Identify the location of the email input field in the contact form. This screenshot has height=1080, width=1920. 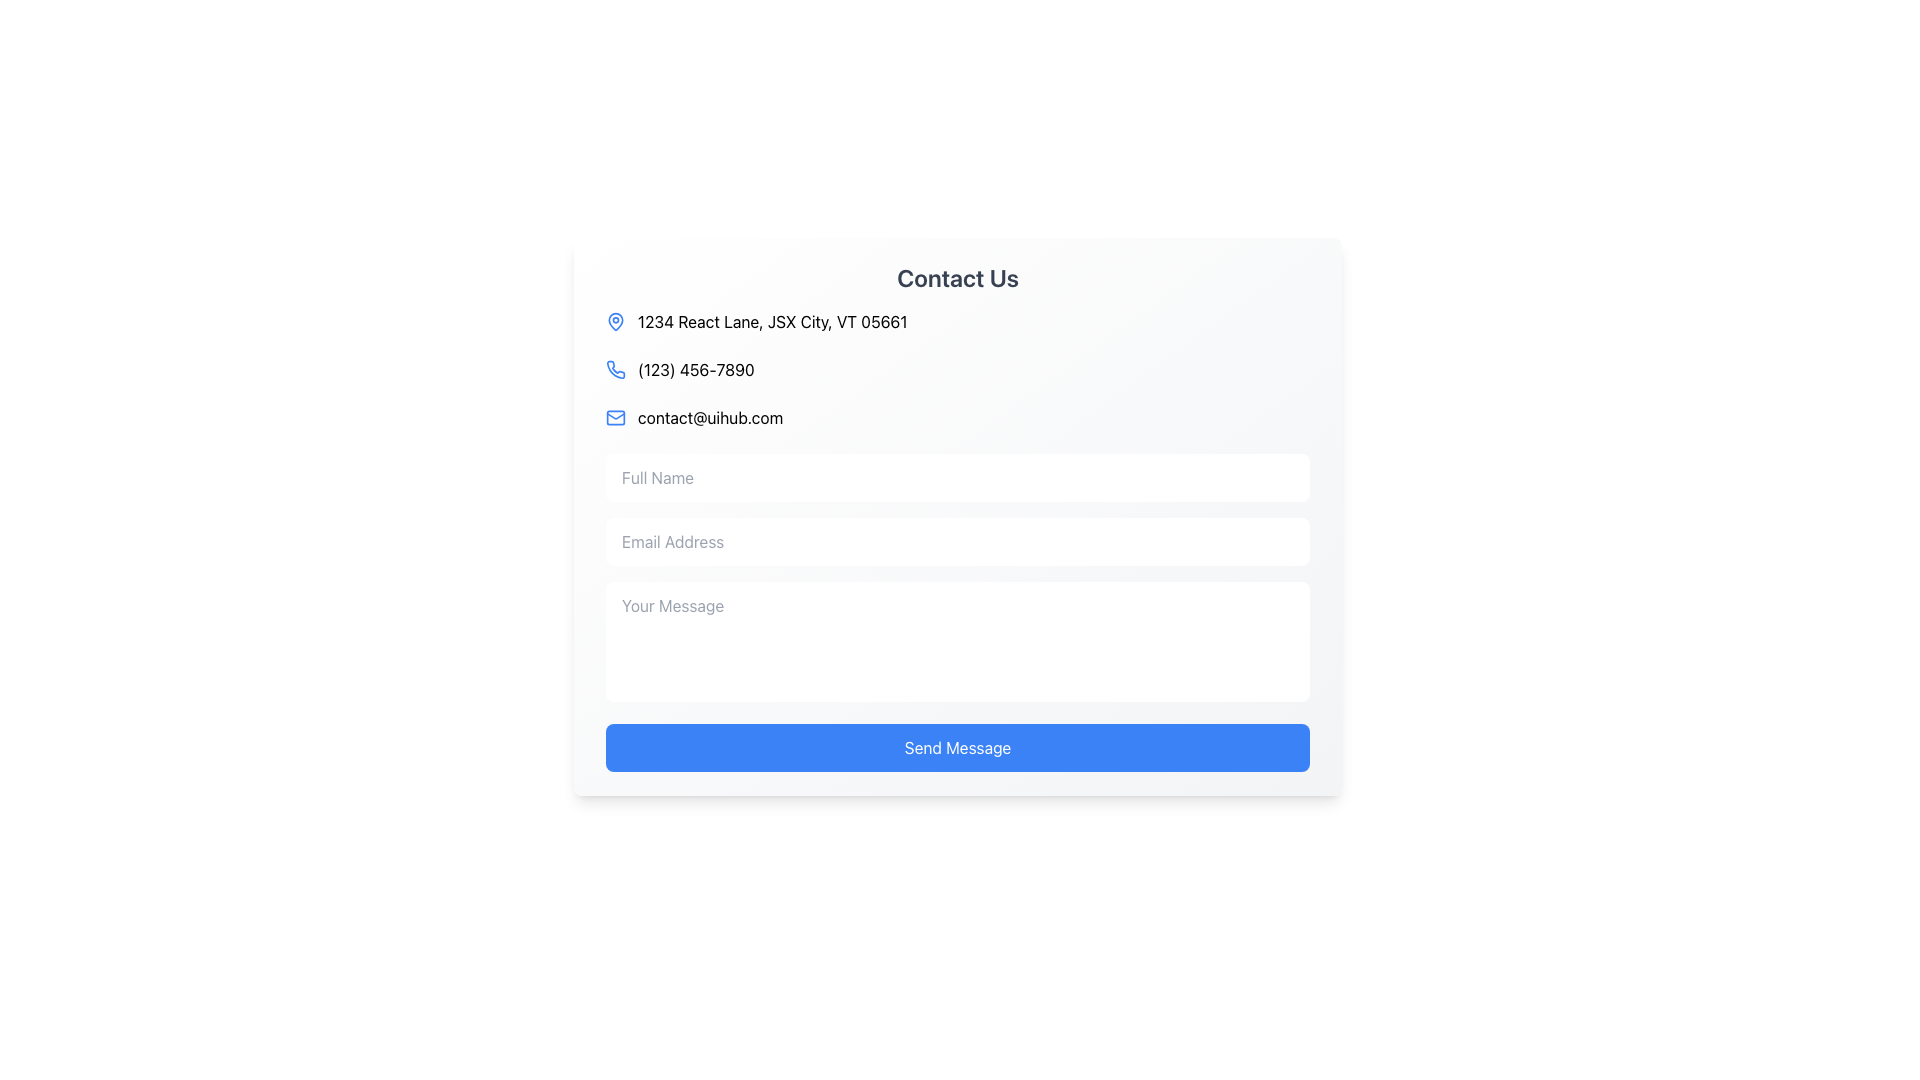
(957, 542).